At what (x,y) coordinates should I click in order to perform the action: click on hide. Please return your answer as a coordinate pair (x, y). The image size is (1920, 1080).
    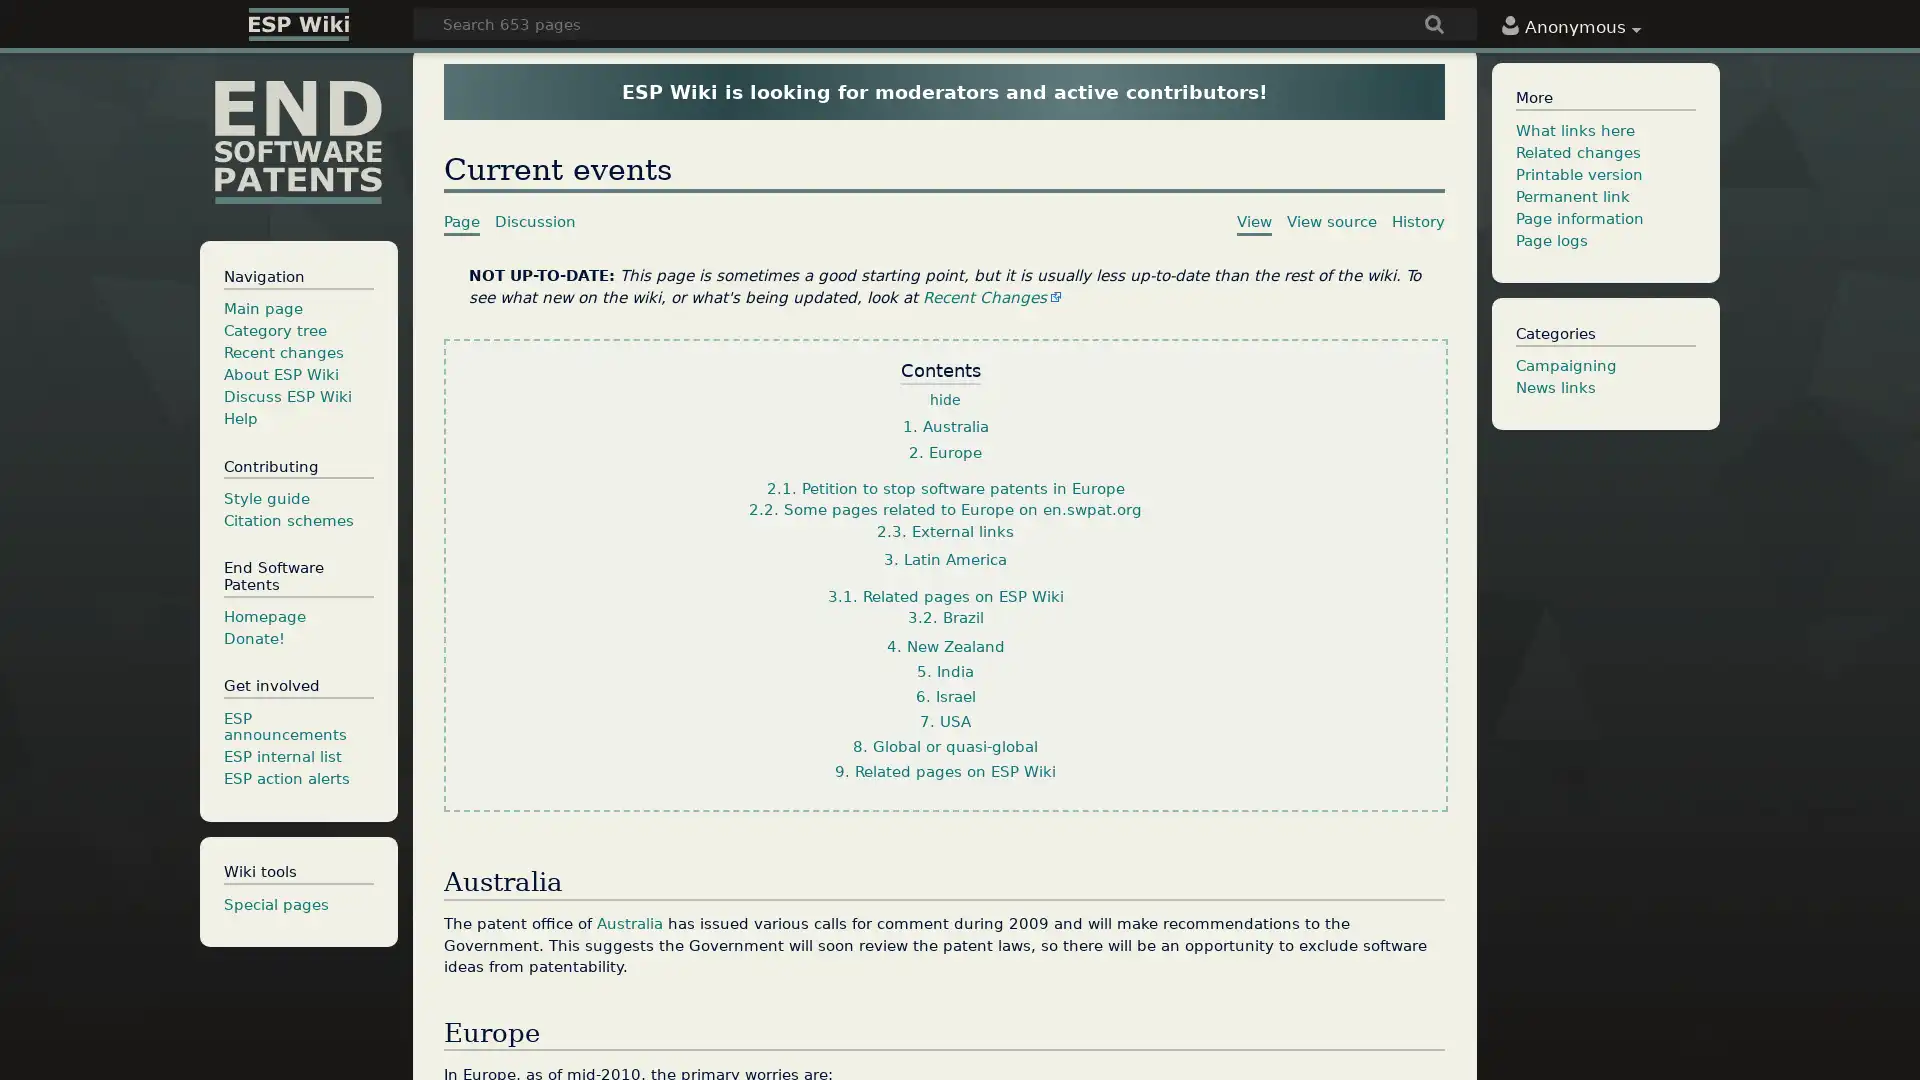
    Looking at the image, I should click on (944, 401).